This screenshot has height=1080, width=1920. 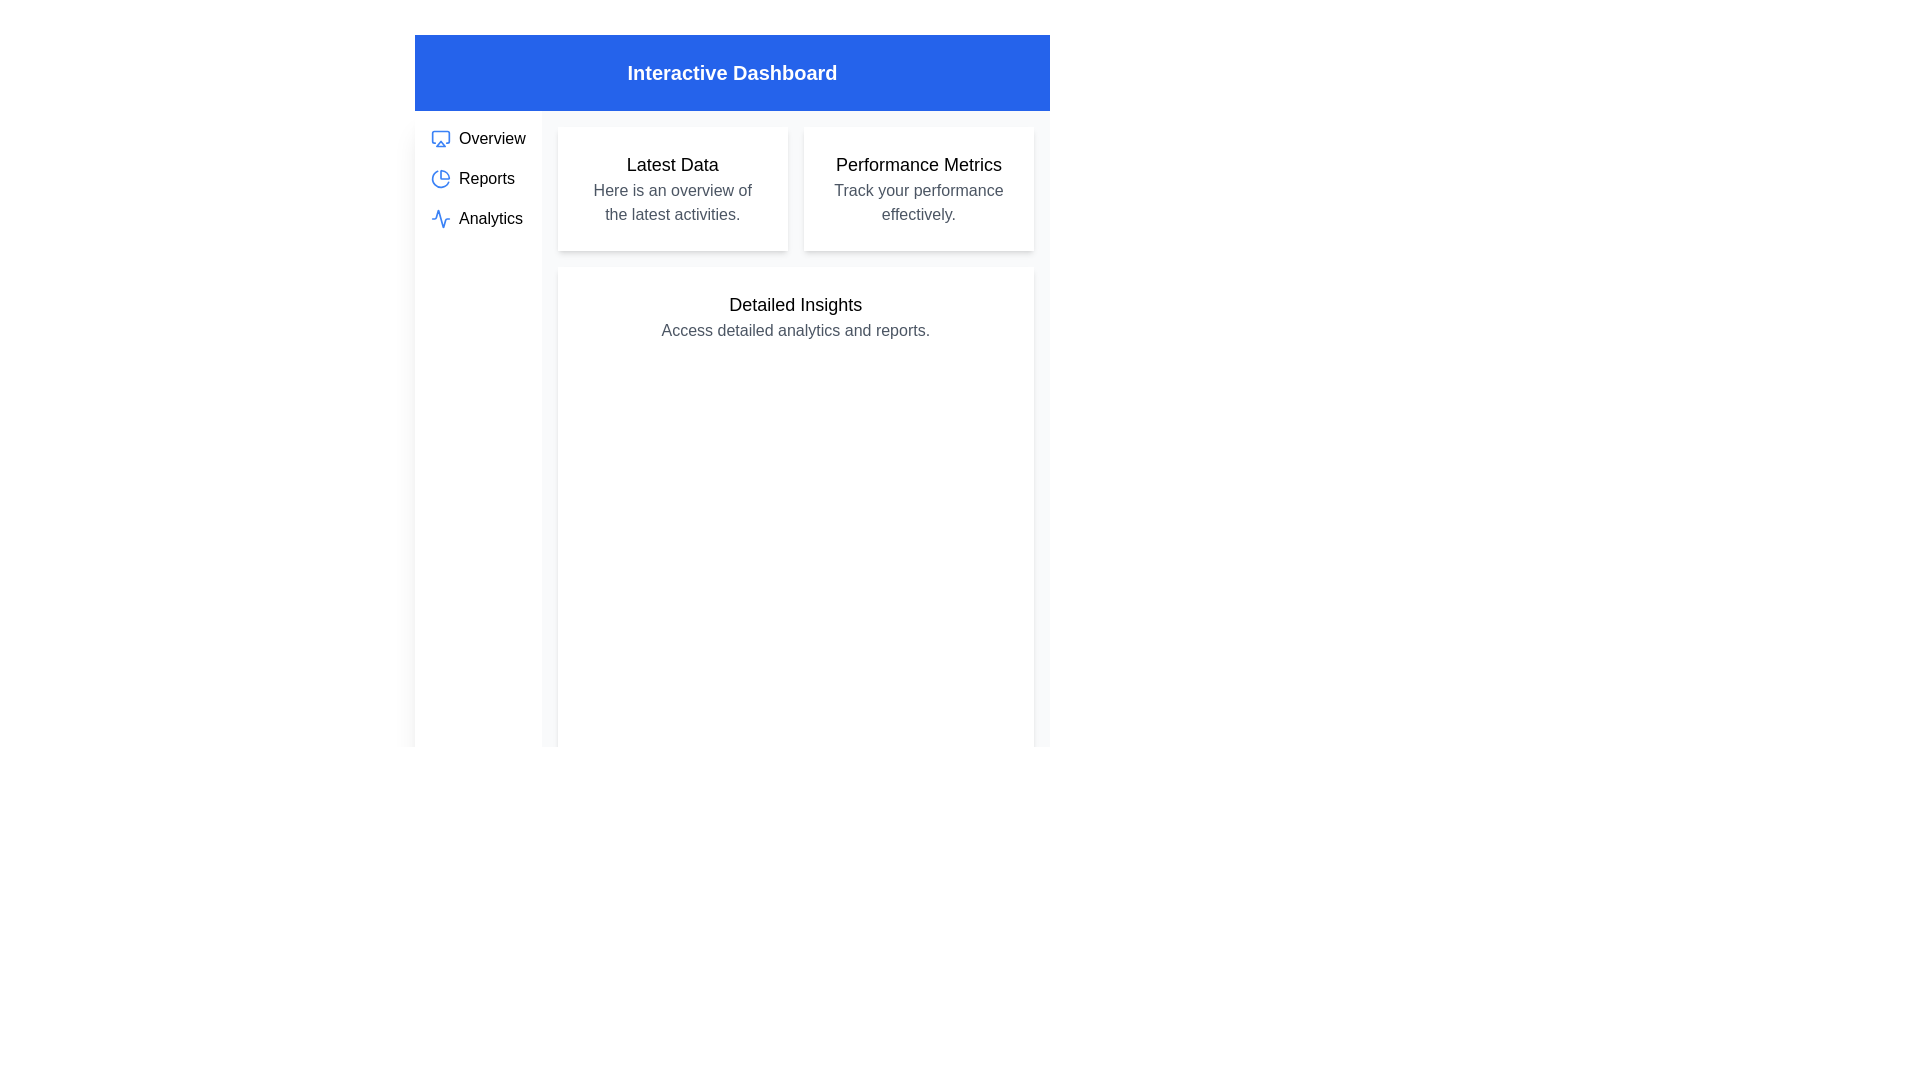 I want to click on the 'Reports' text label in the left-side navigation menu, so click(x=486, y=177).